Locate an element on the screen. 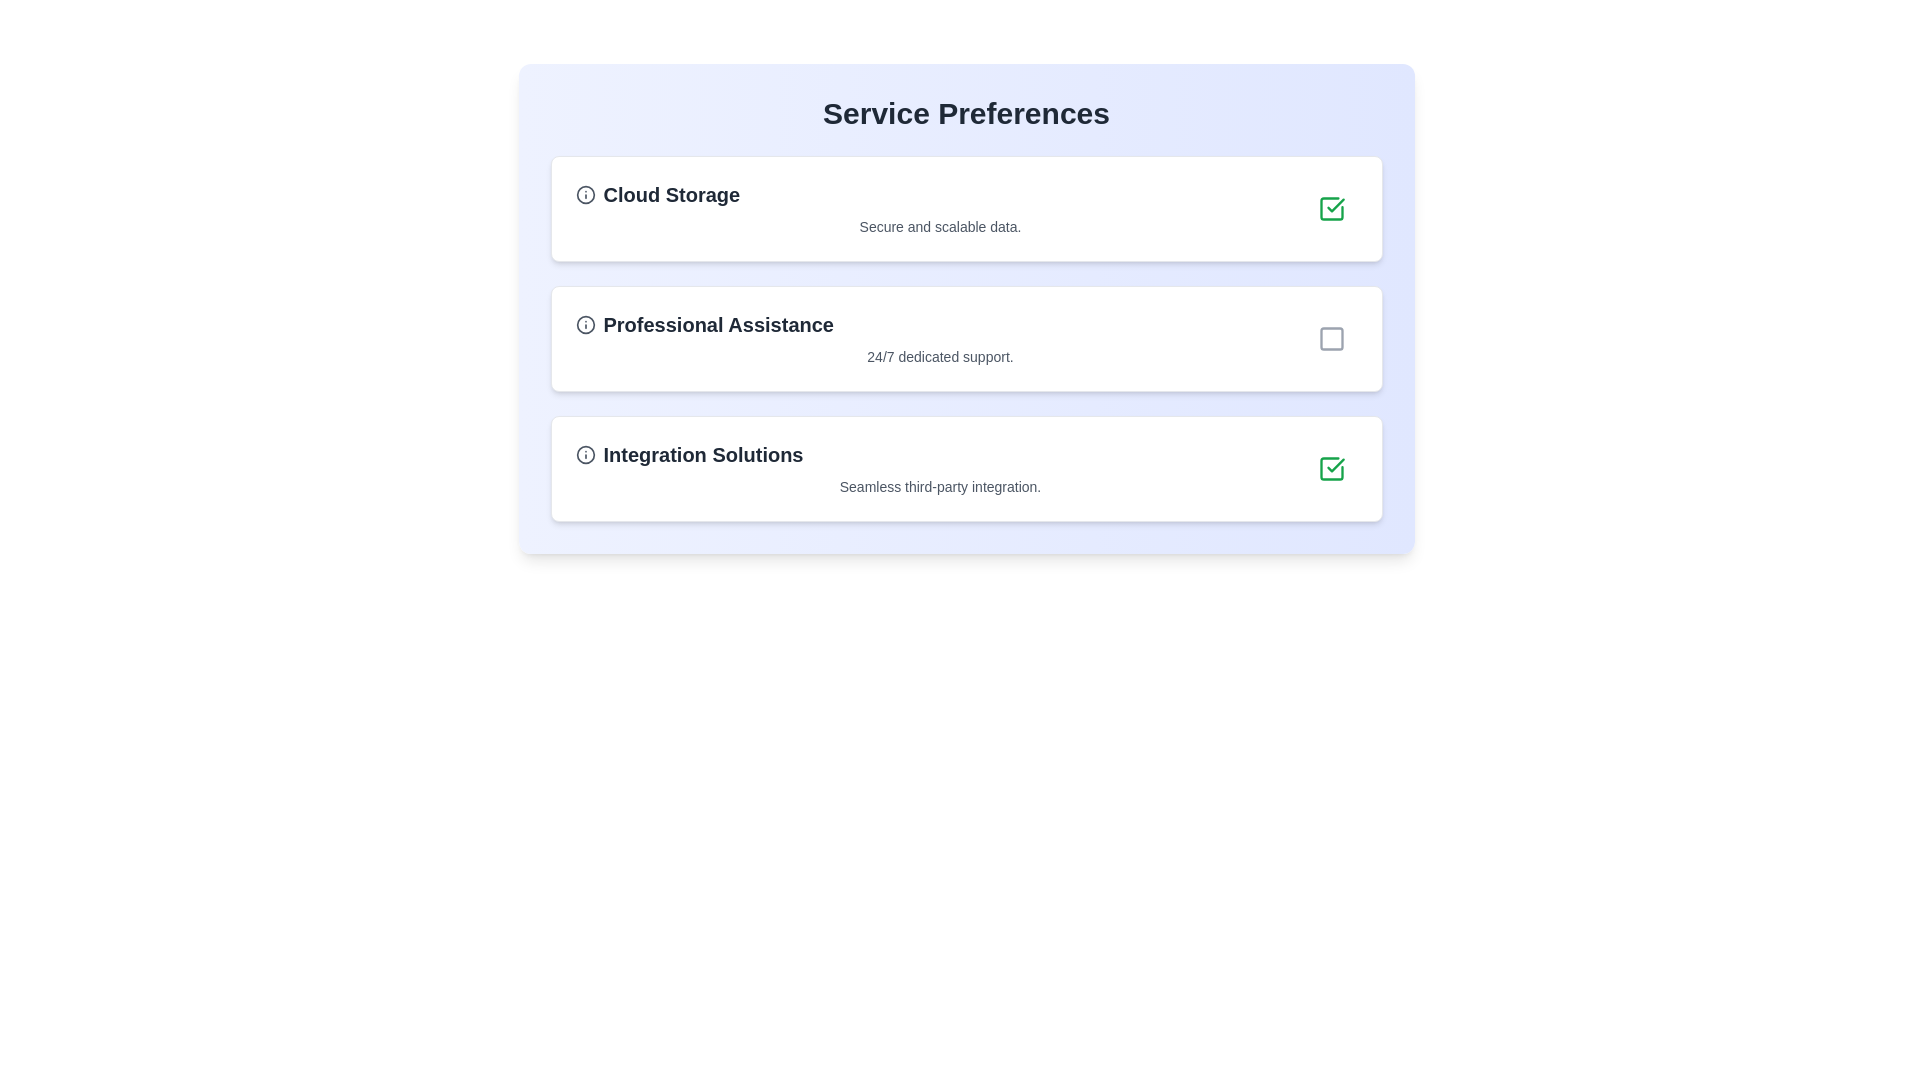 The width and height of the screenshot is (1920, 1080). Icon component - Circle associated with the 'Cloud Storage' label by clicking on it is located at coordinates (584, 195).